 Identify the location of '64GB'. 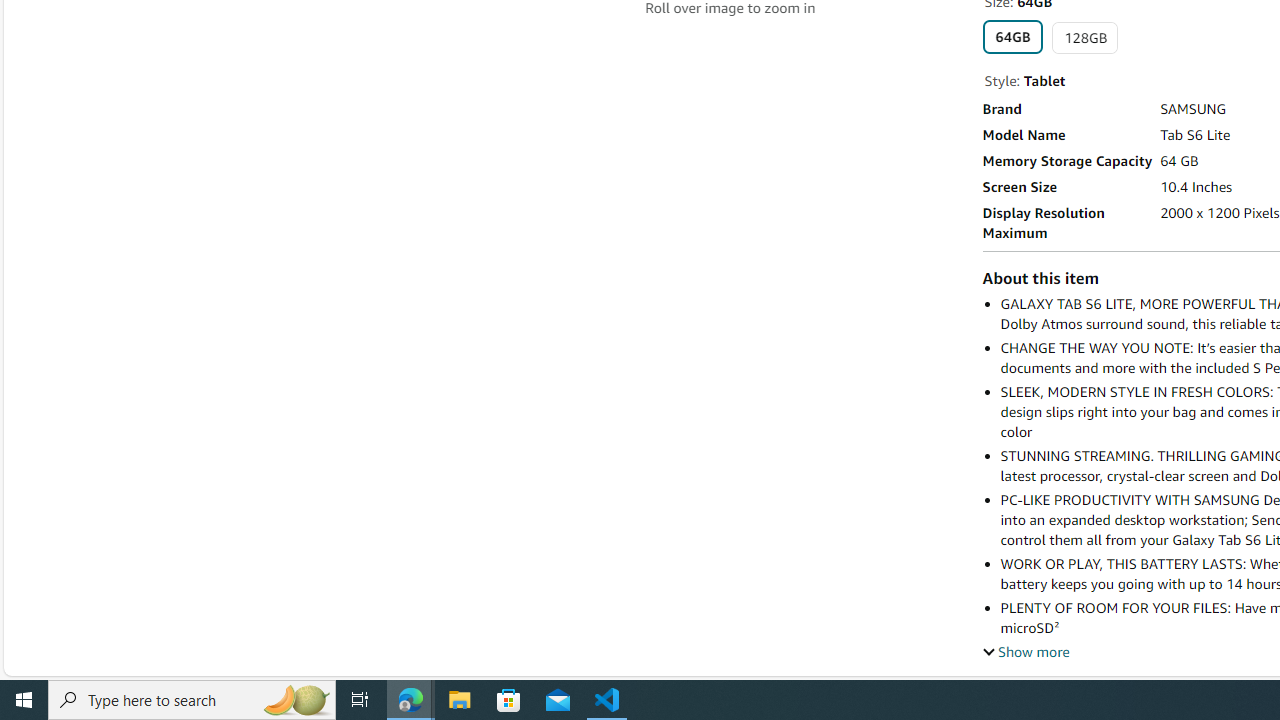
(1012, 37).